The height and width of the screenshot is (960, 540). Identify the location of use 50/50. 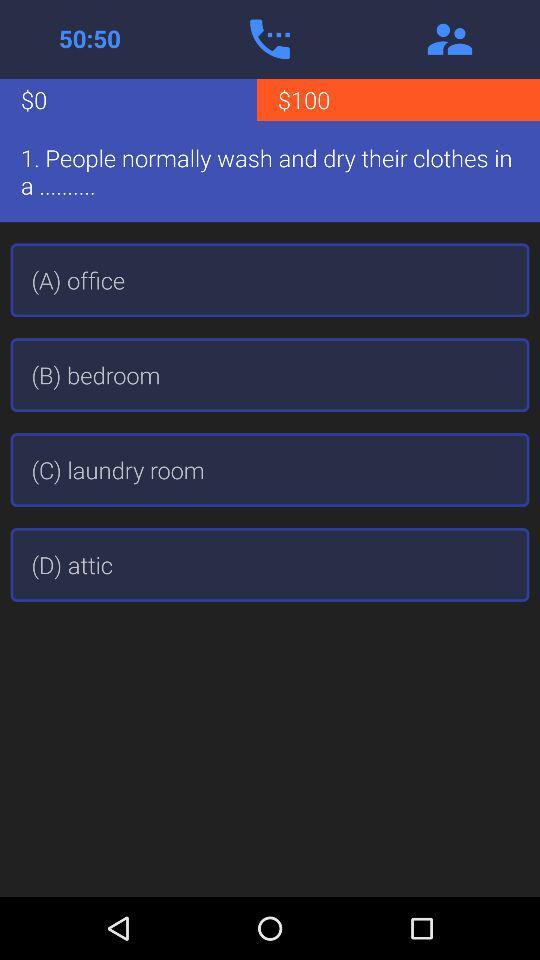
(89, 38).